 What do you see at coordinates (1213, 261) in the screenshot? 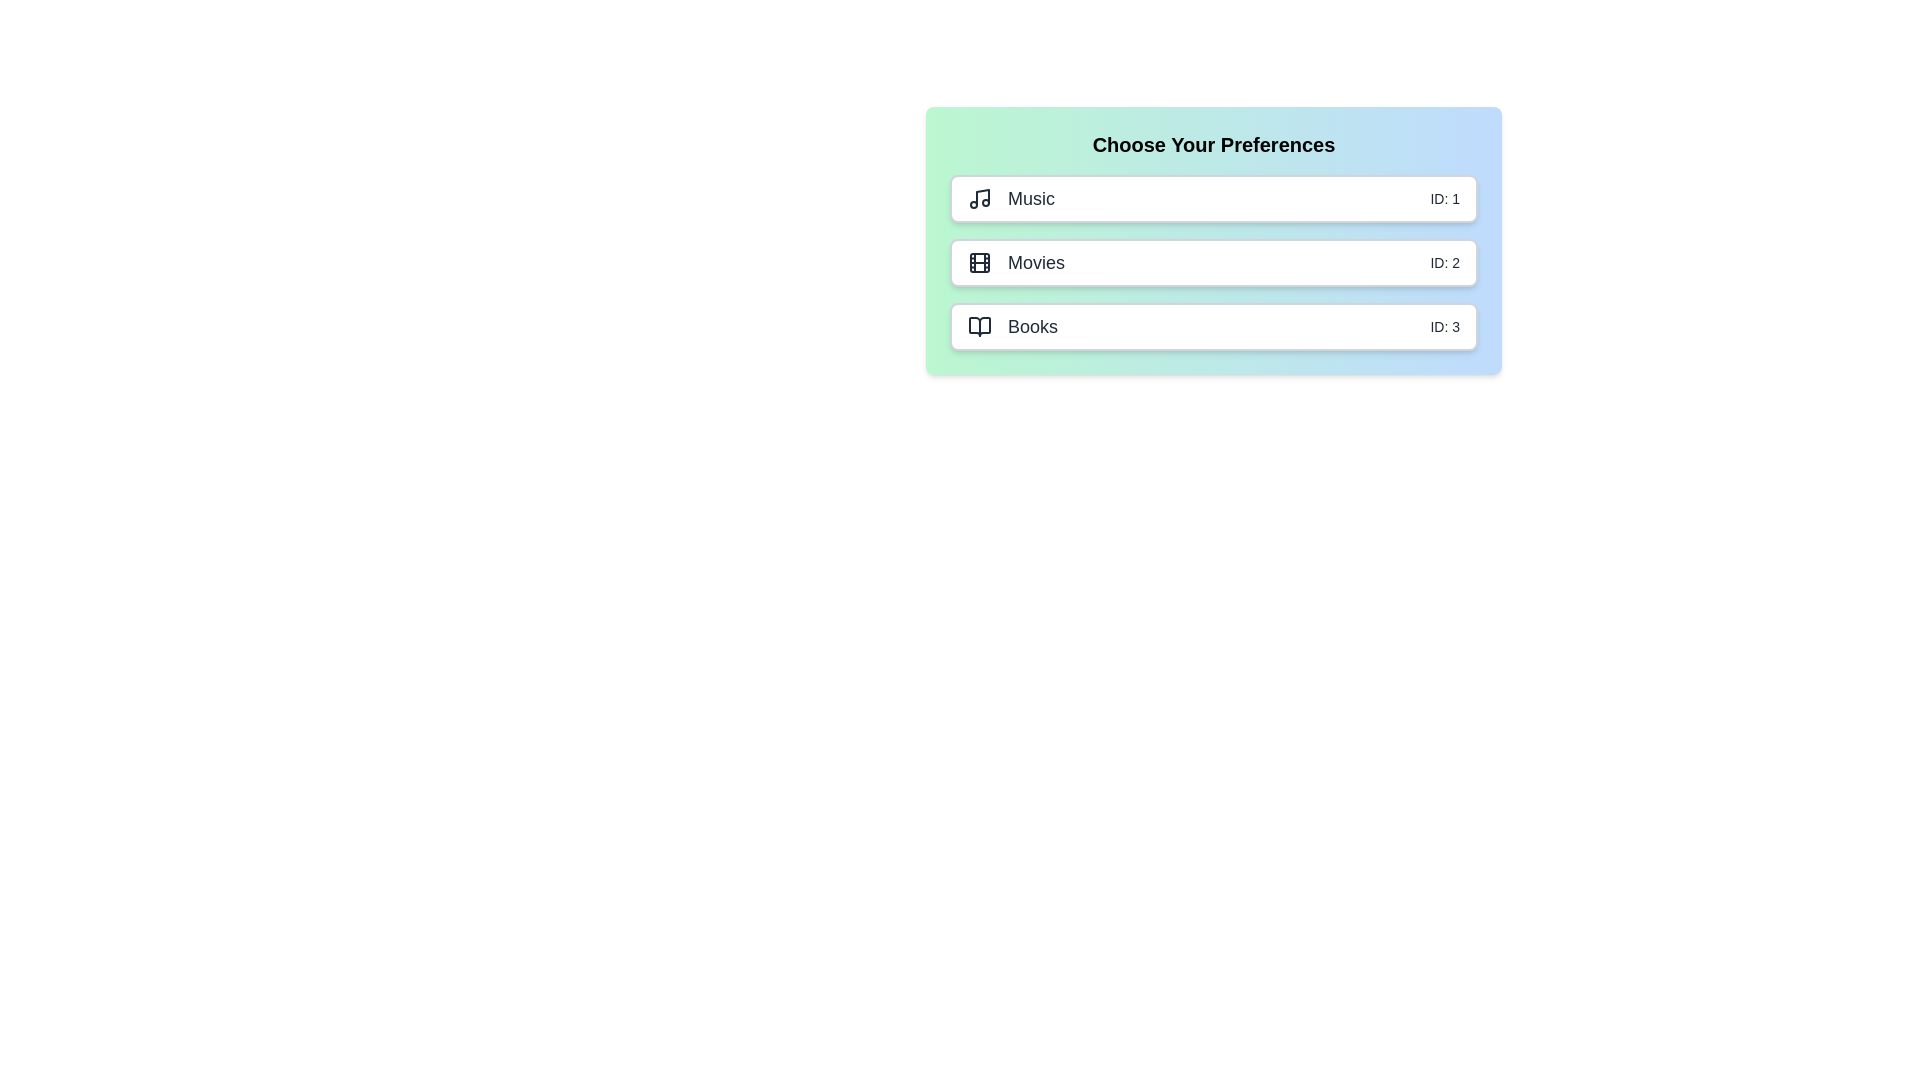
I see `the multimedia item Movies from the list` at bounding box center [1213, 261].